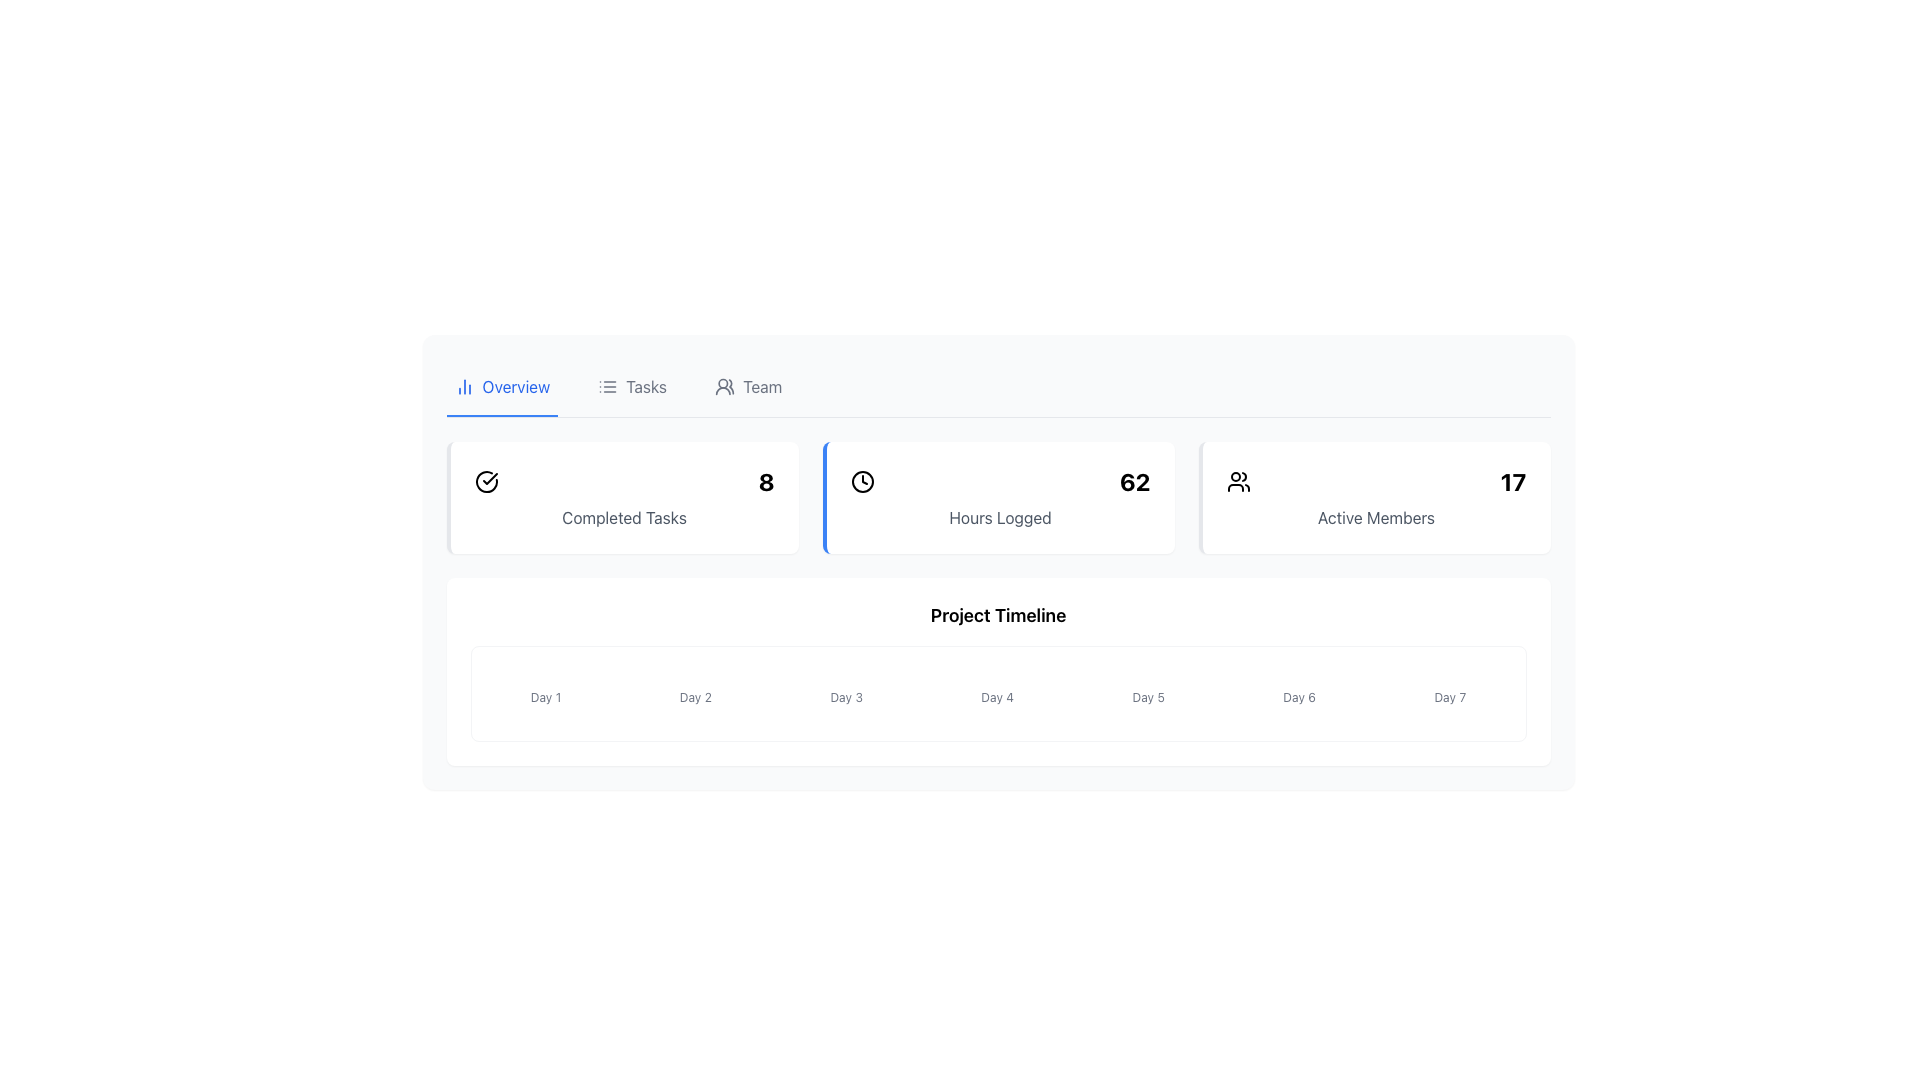 Image resolution: width=1920 pixels, height=1080 pixels. Describe the element at coordinates (1450, 693) in the screenshot. I see `the progress representation for 'Day 7' in the project's timeline, which is the seventh element in a horizontally aligned list of components labeled from 'Day 1' to 'Day 7'` at that location.